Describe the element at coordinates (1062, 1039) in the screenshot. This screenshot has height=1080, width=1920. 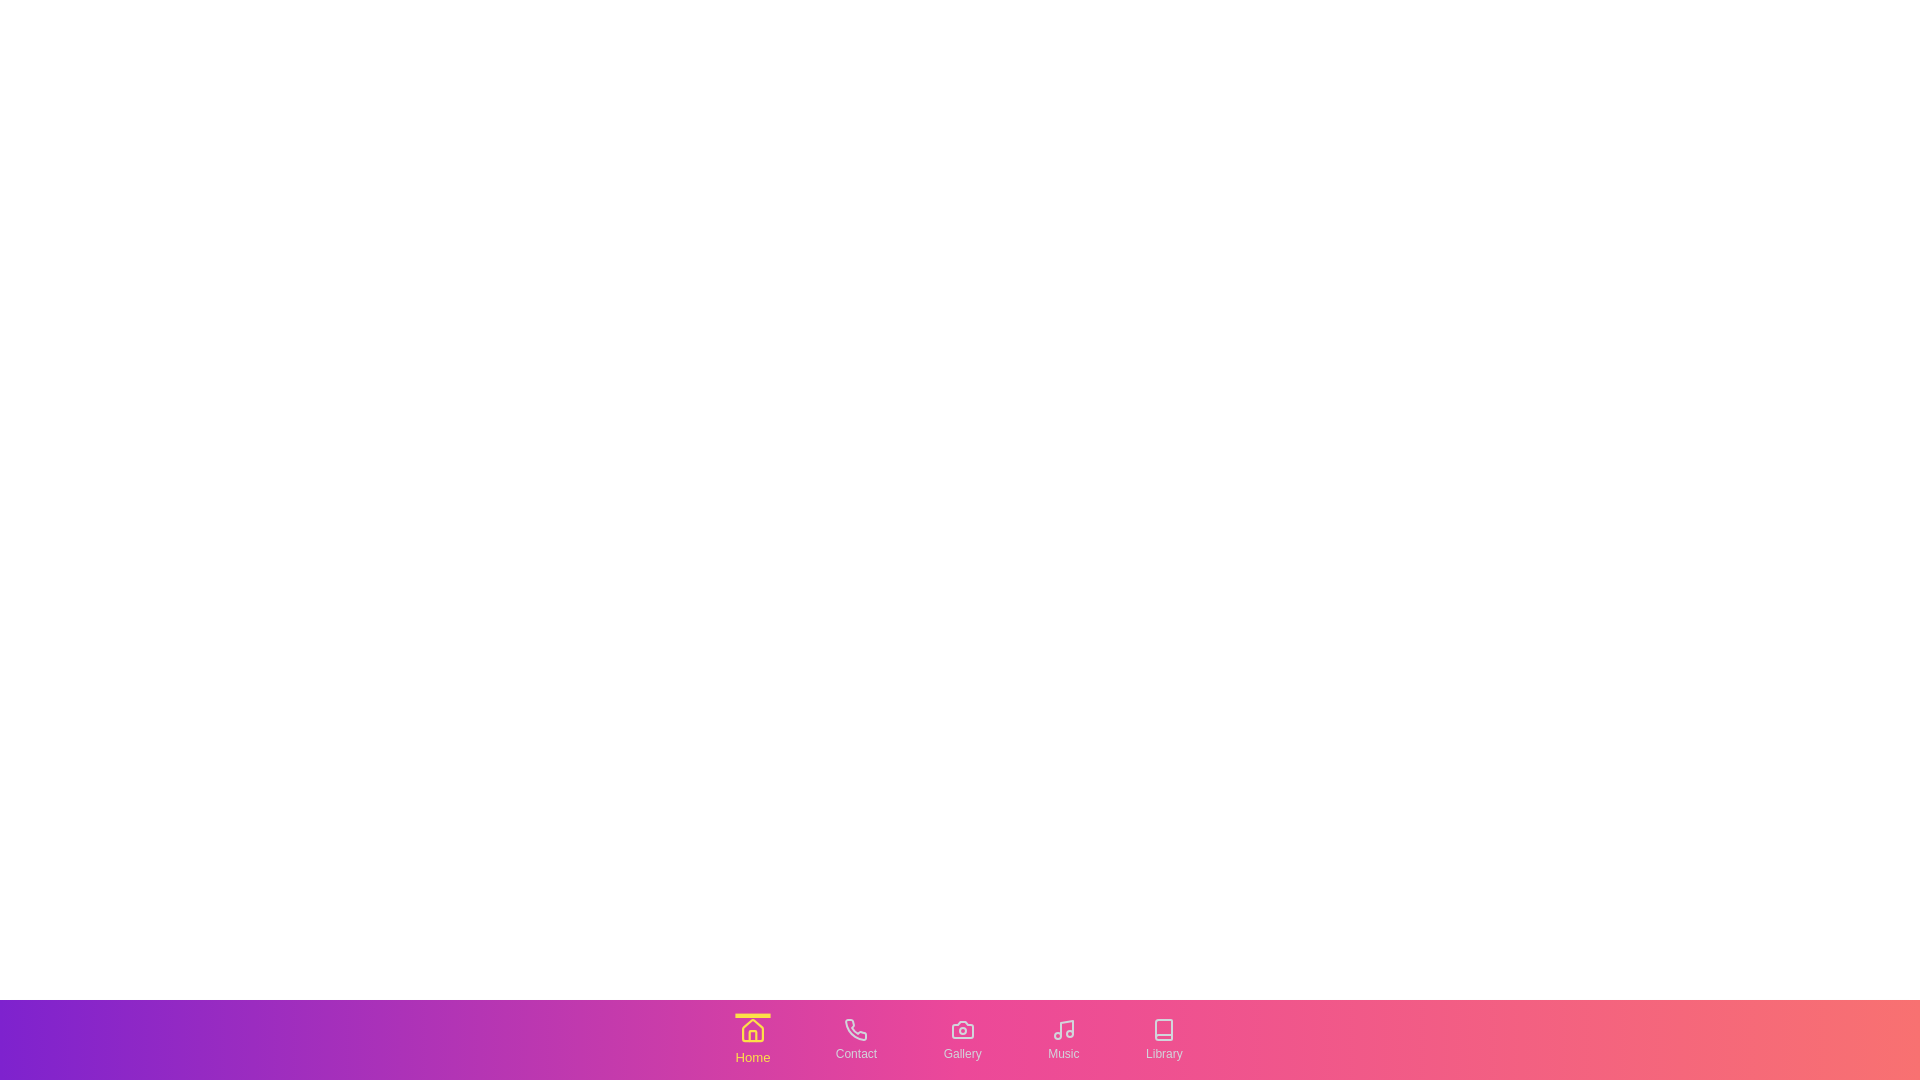
I see `the tab labeled Music to switch to that tab` at that location.